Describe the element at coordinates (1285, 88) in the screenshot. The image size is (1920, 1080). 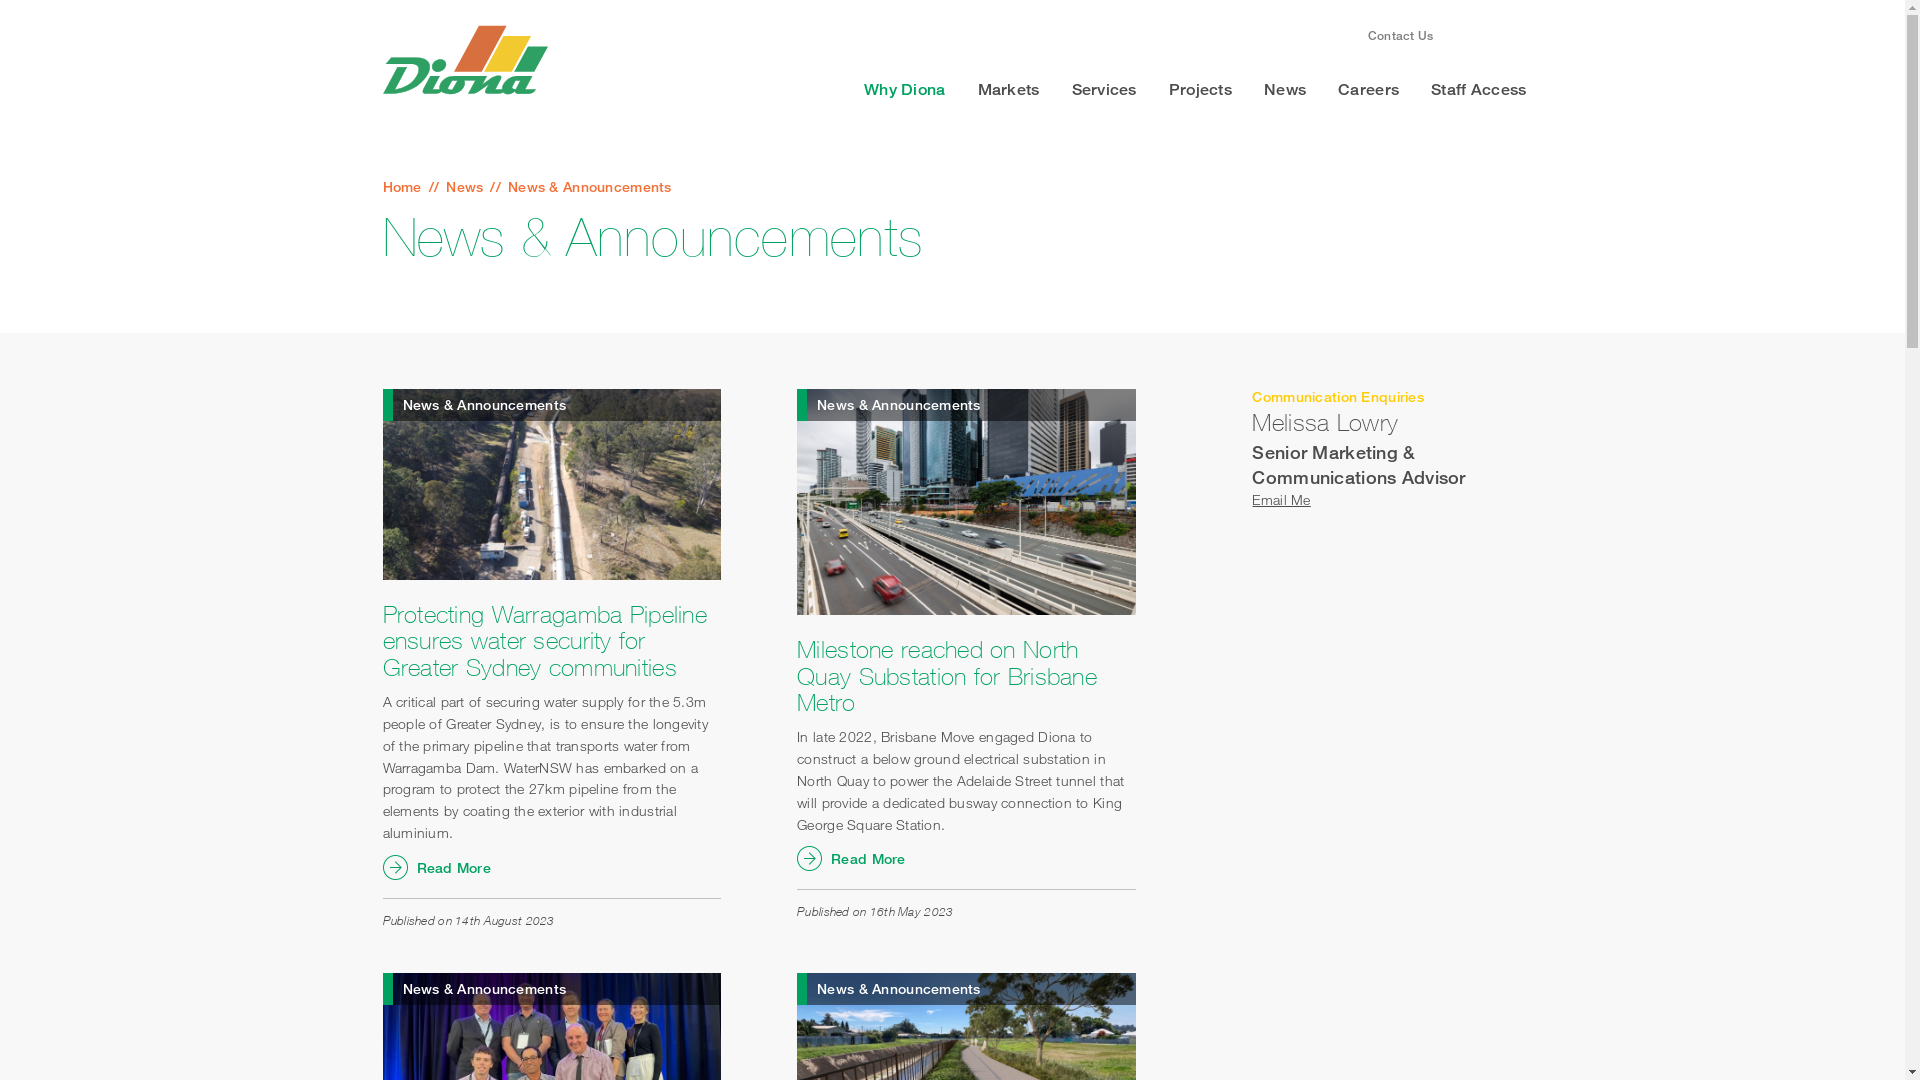
I see `'News'` at that location.